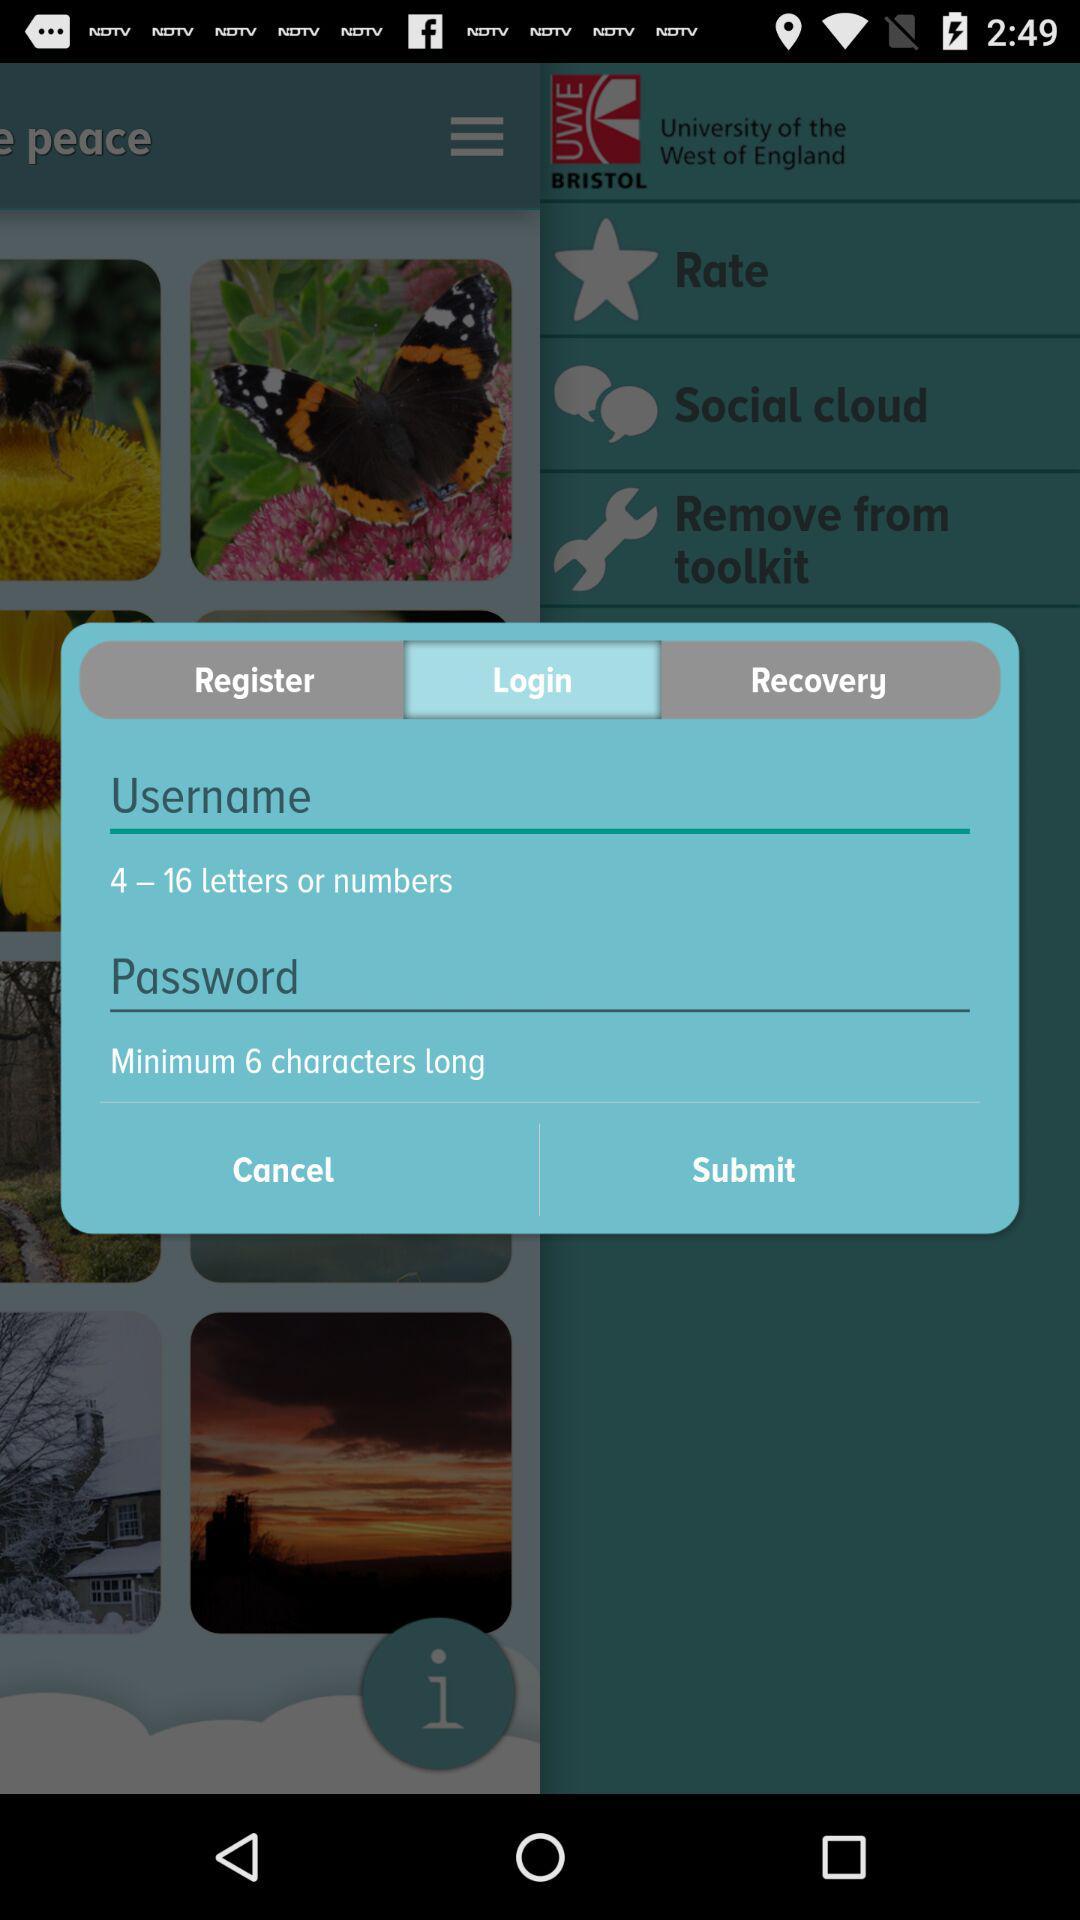  Describe the element at coordinates (531, 679) in the screenshot. I see `login icon` at that location.